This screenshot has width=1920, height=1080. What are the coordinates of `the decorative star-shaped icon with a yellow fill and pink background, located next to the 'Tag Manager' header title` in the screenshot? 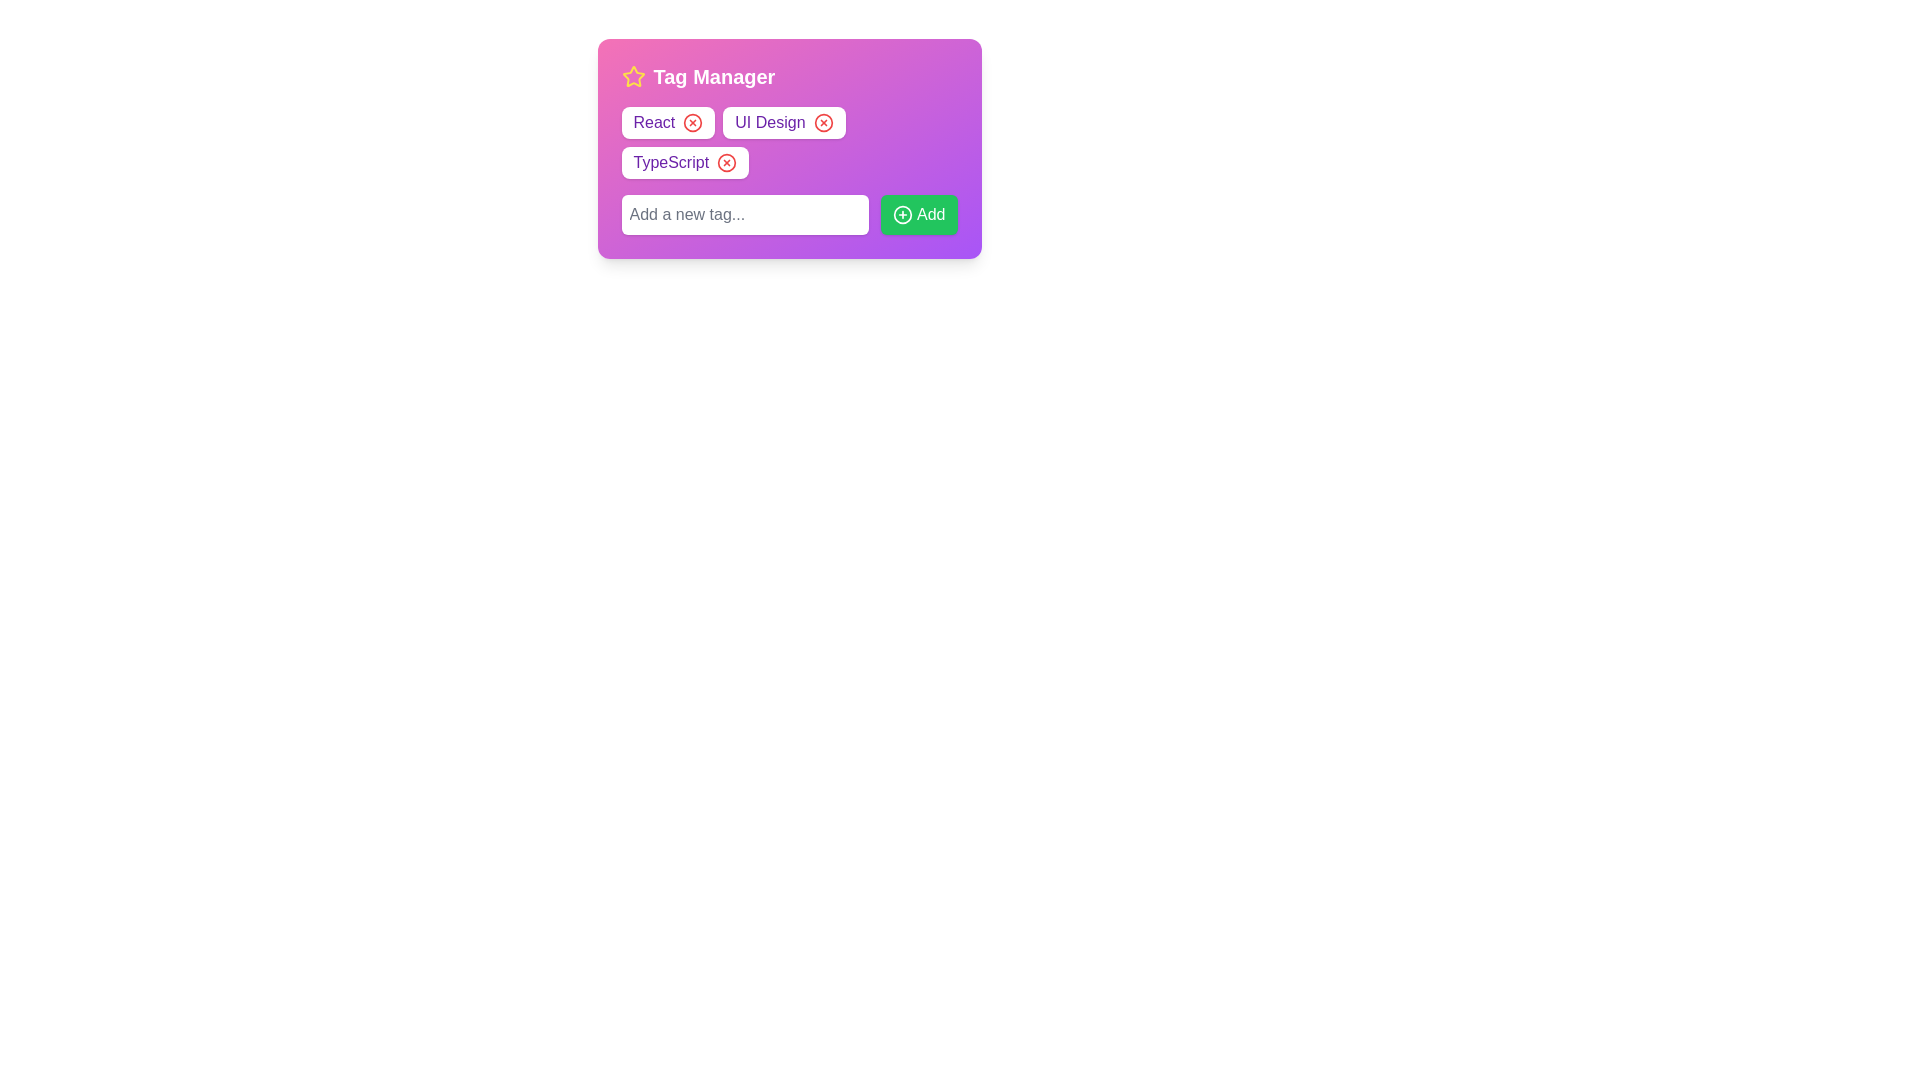 It's located at (632, 75).